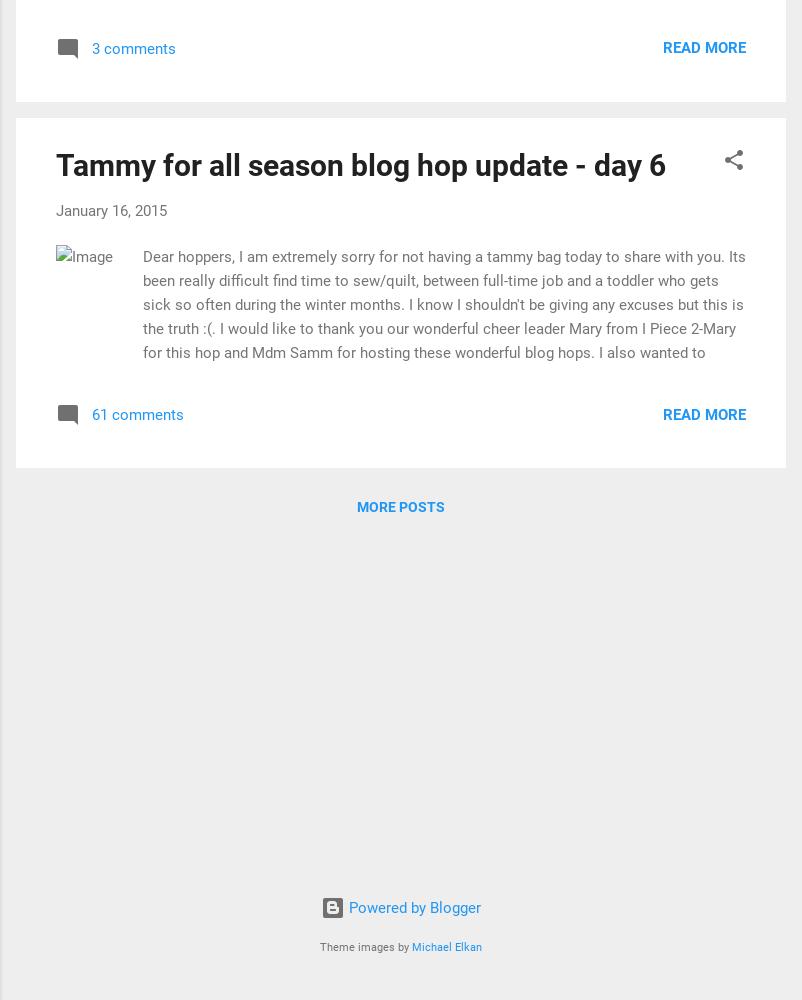 The height and width of the screenshot is (1000, 802). Describe the element at coordinates (318, 946) in the screenshot. I see `'Theme images by'` at that location.